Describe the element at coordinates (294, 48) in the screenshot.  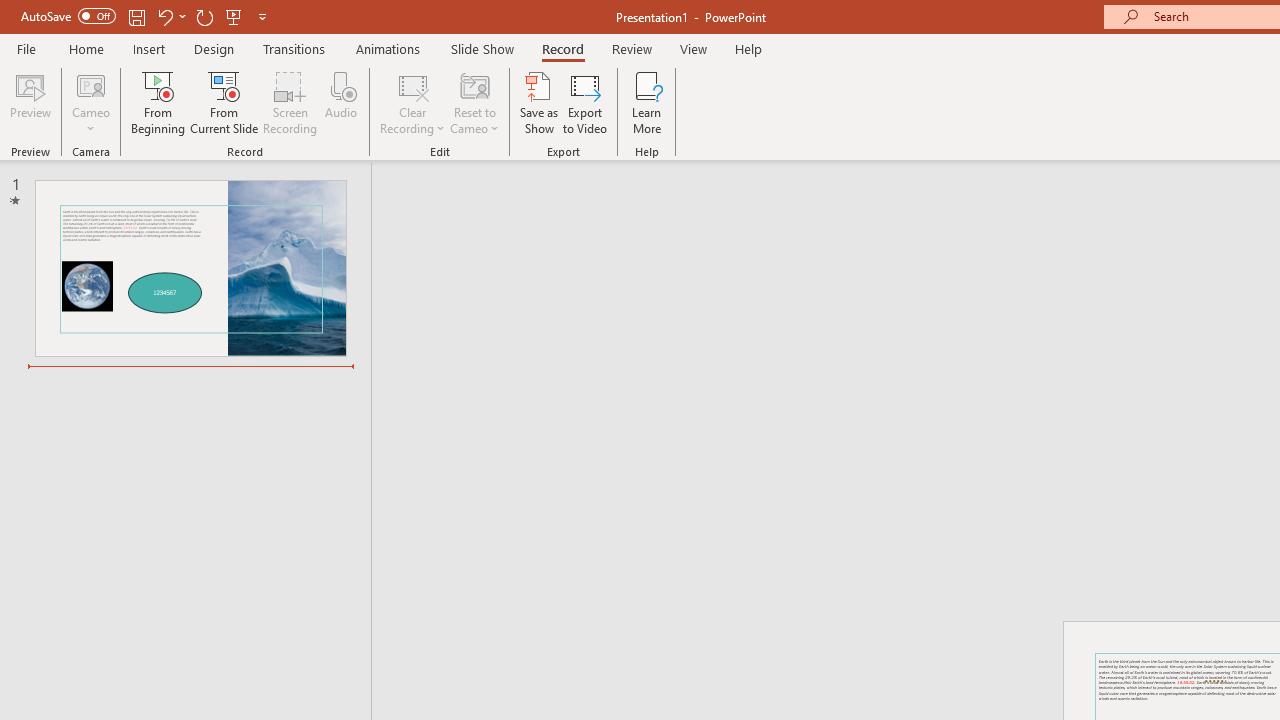
I see `'Transitions'` at that location.